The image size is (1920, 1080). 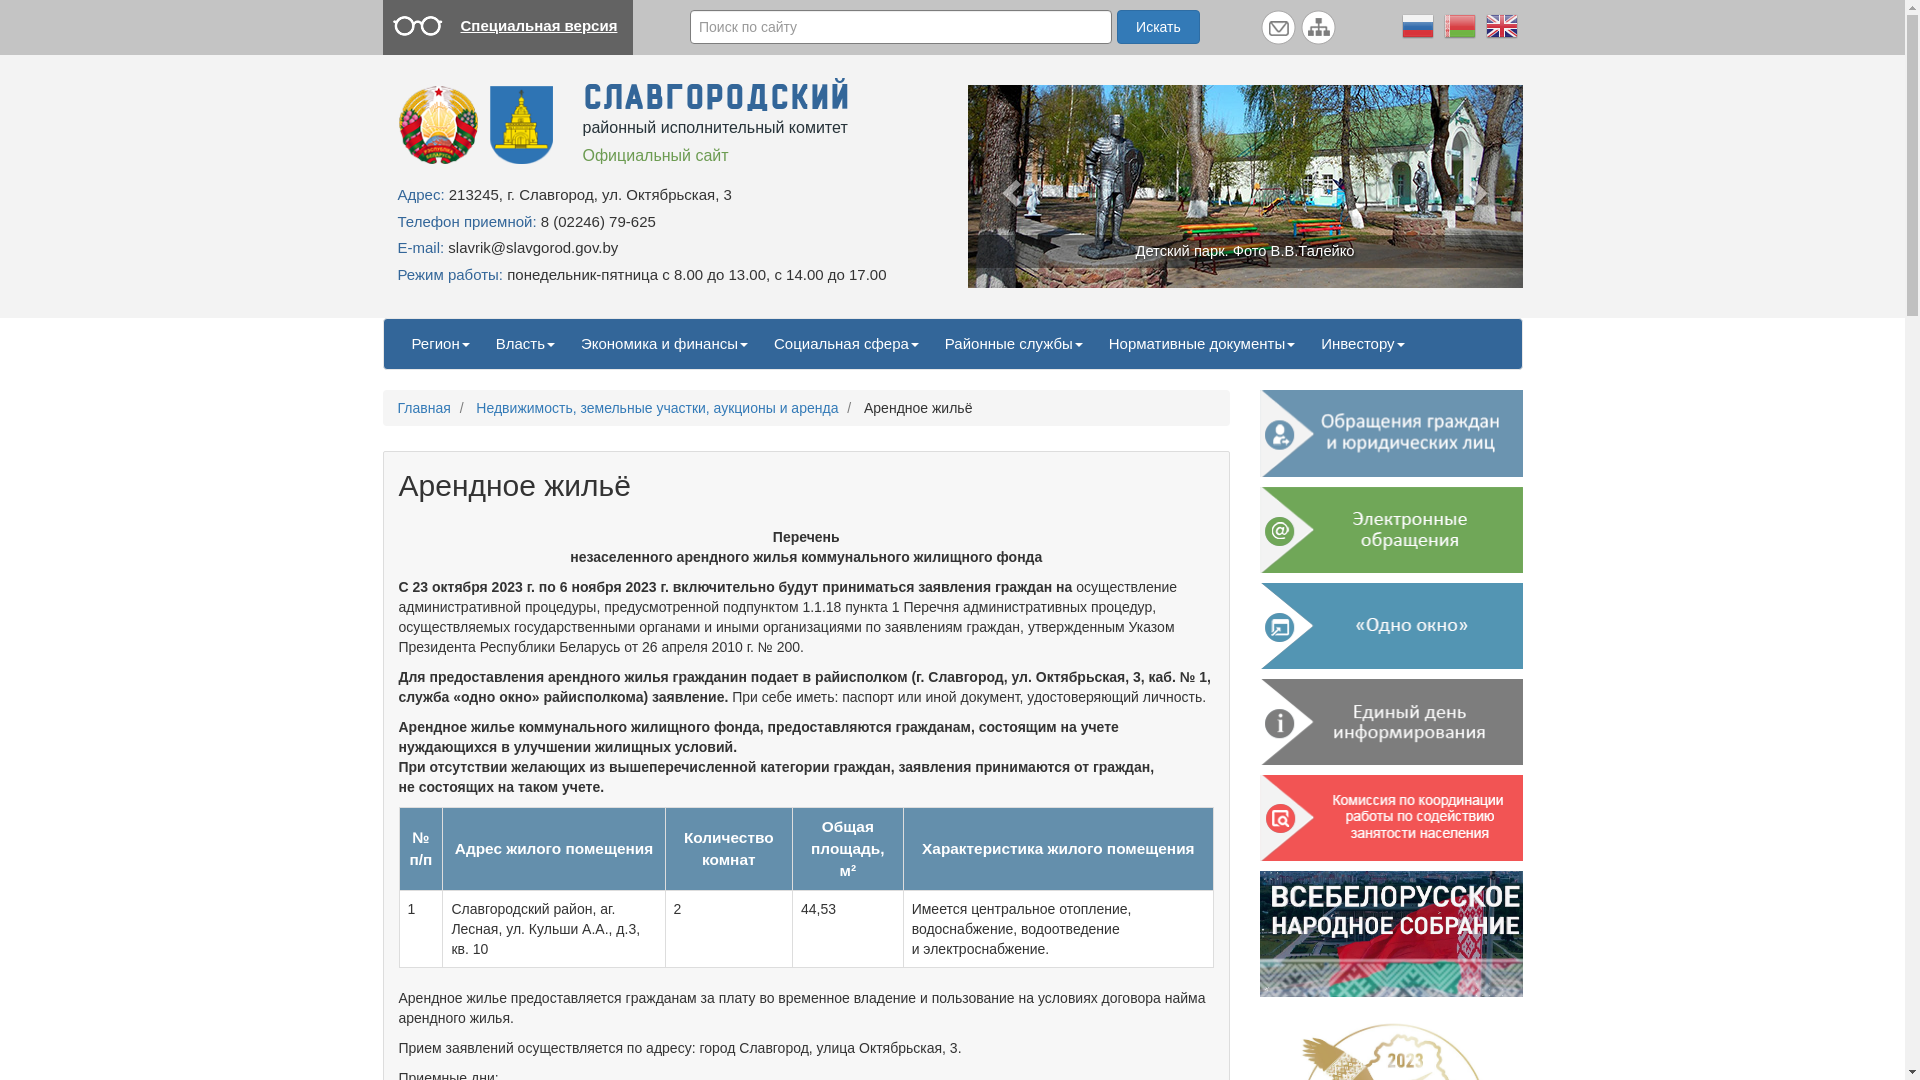 I want to click on 'Russian', so click(x=1395, y=24).